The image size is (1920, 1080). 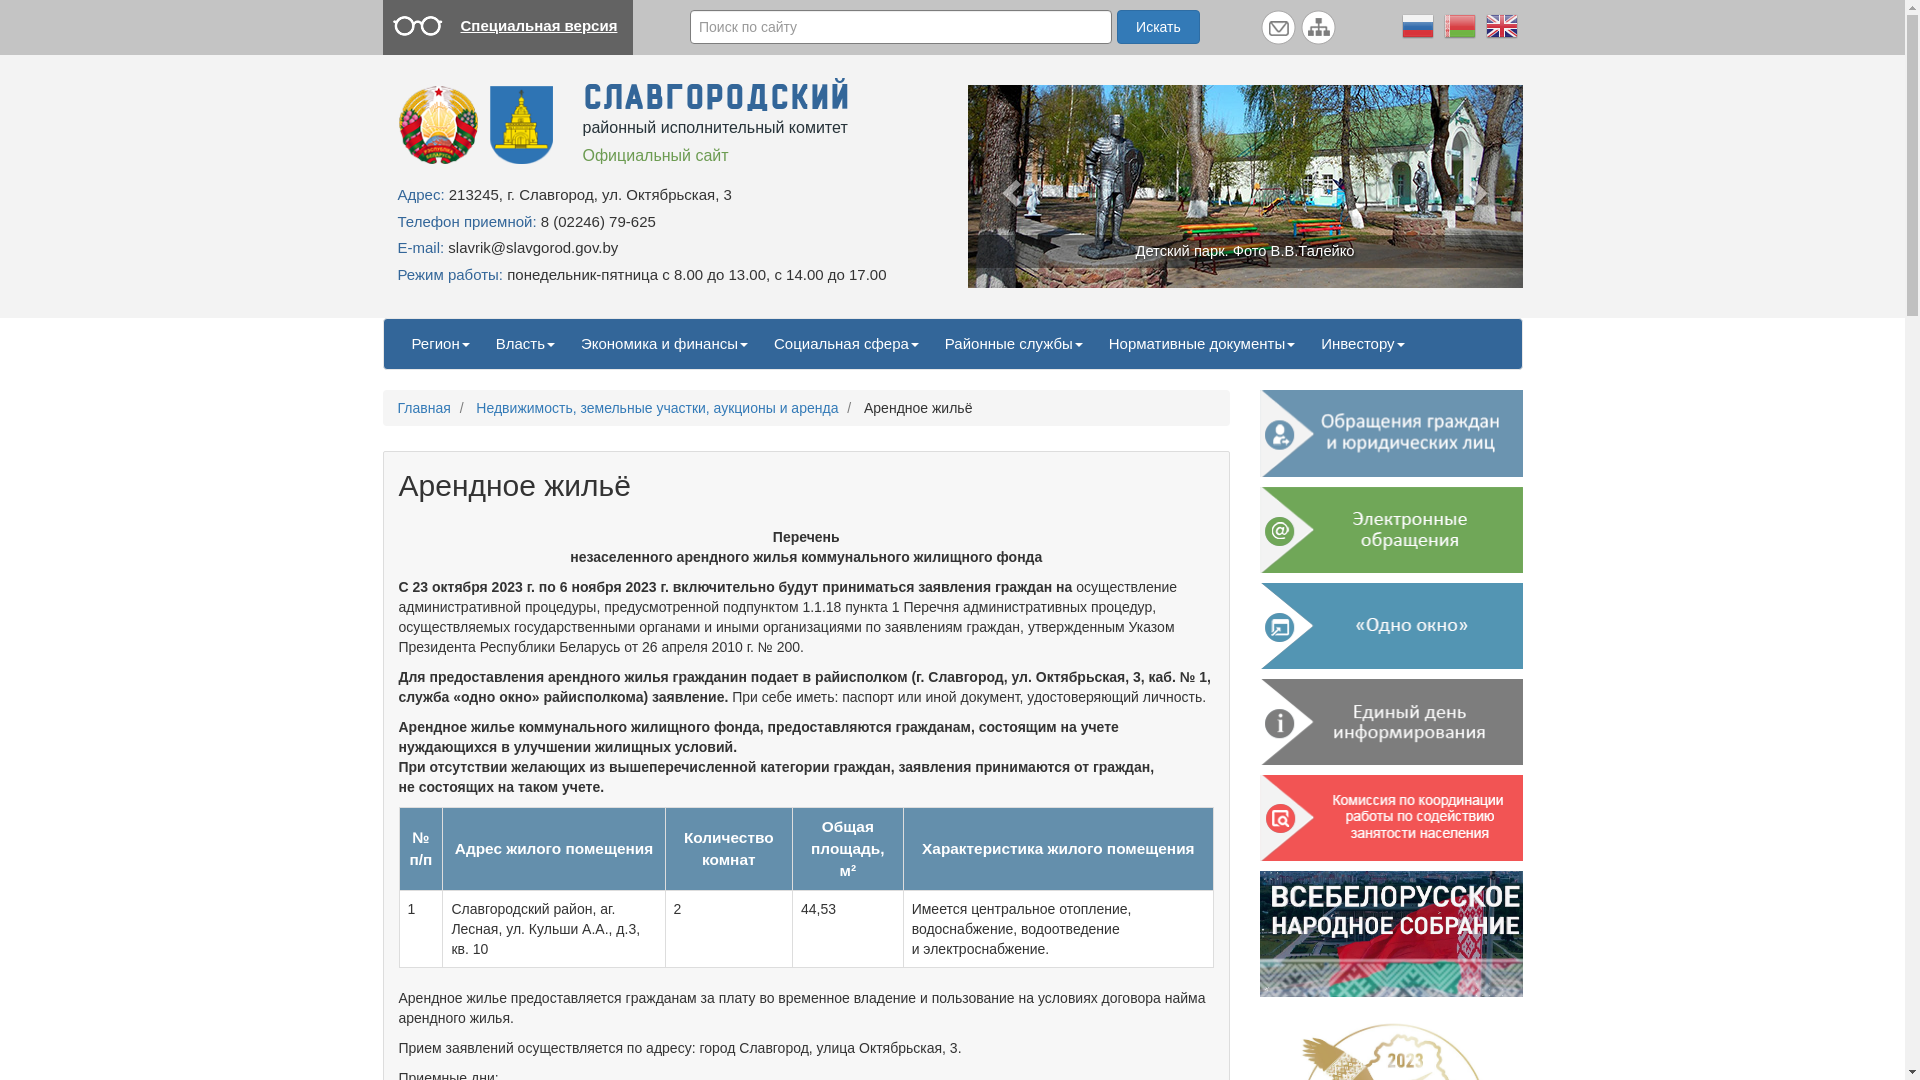 I want to click on 'Russian', so click(x=1395, y=24).